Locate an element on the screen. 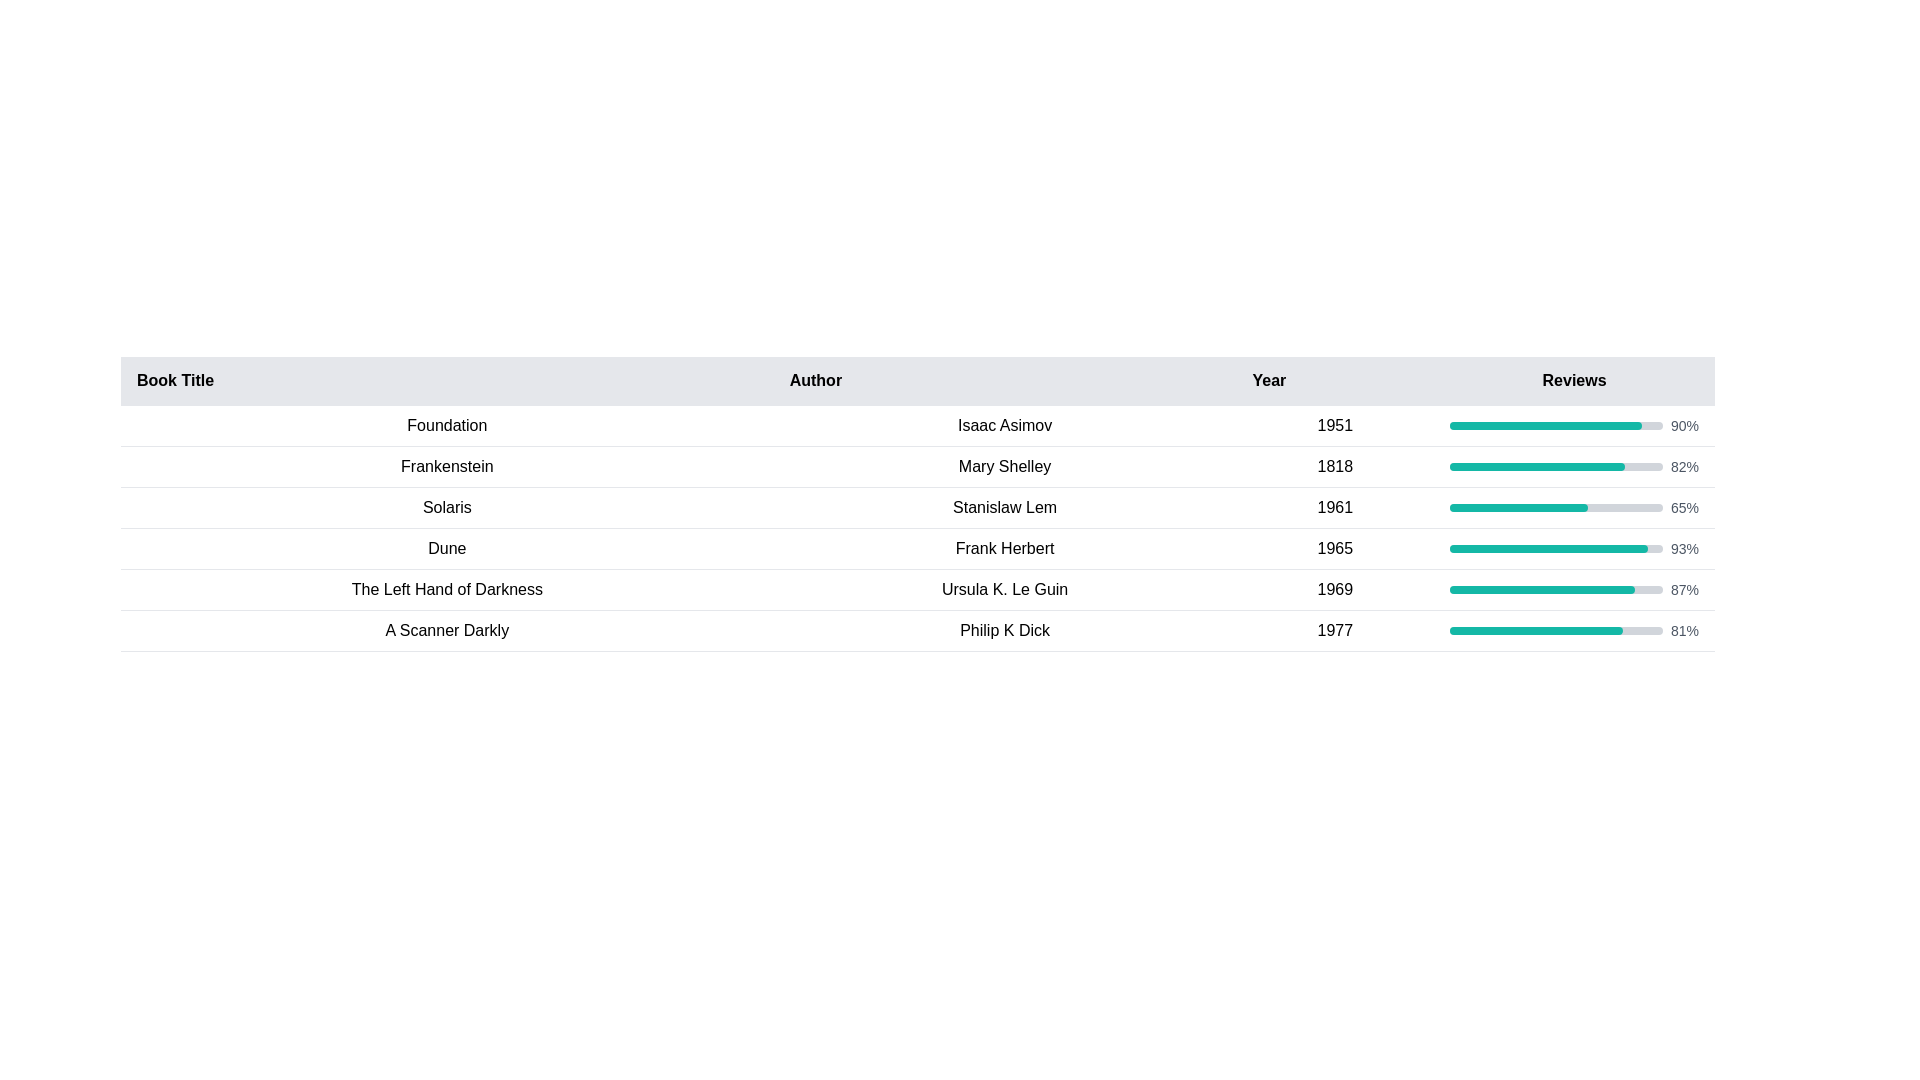 Image resolution: width=1920 pixels, height=1080 pixels. the static text label displaying the percentage of reviews for the book titled 'Dune', located in the 'Reviews' column of the table, adjacent to the progress bar is located at coordinates (1683, 548).